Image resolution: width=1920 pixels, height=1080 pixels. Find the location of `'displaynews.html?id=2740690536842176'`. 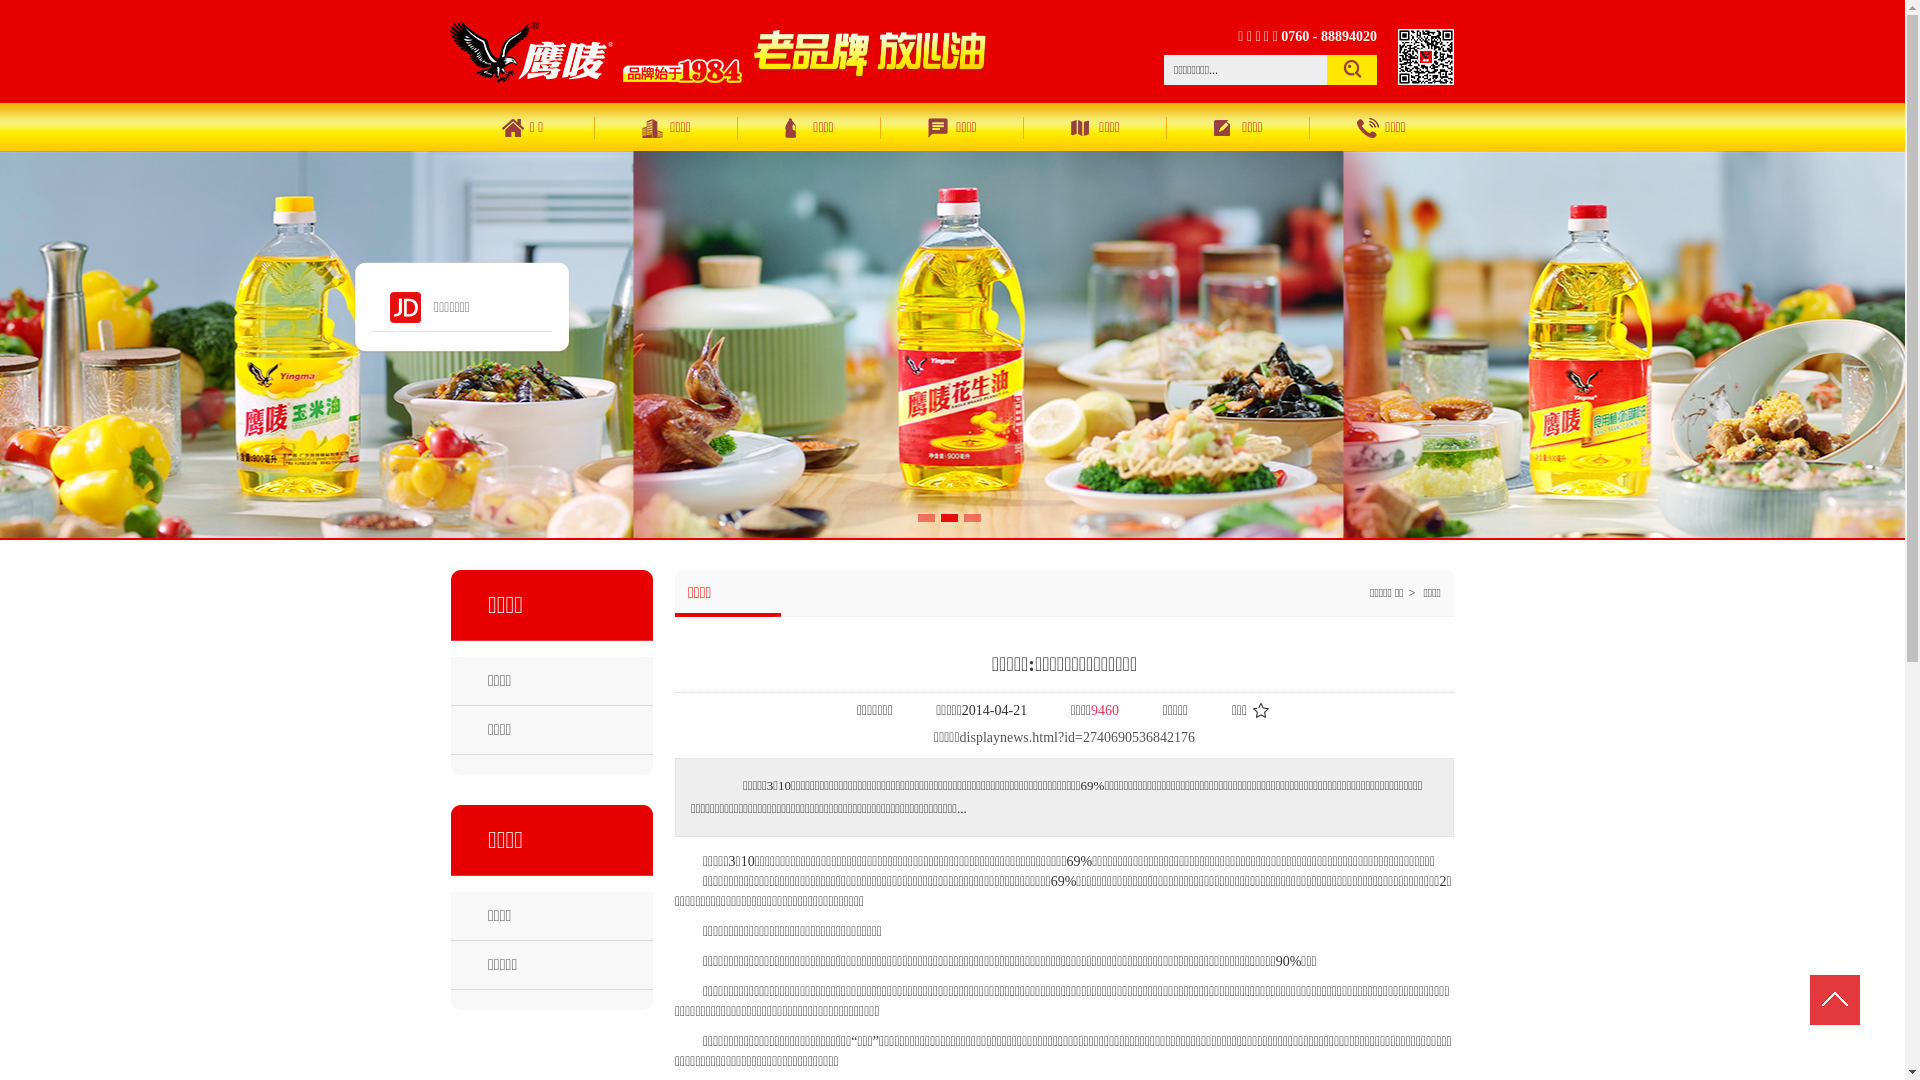

'displaynews.html?id=2740690536842176' is located at coordinates (1076, 737).